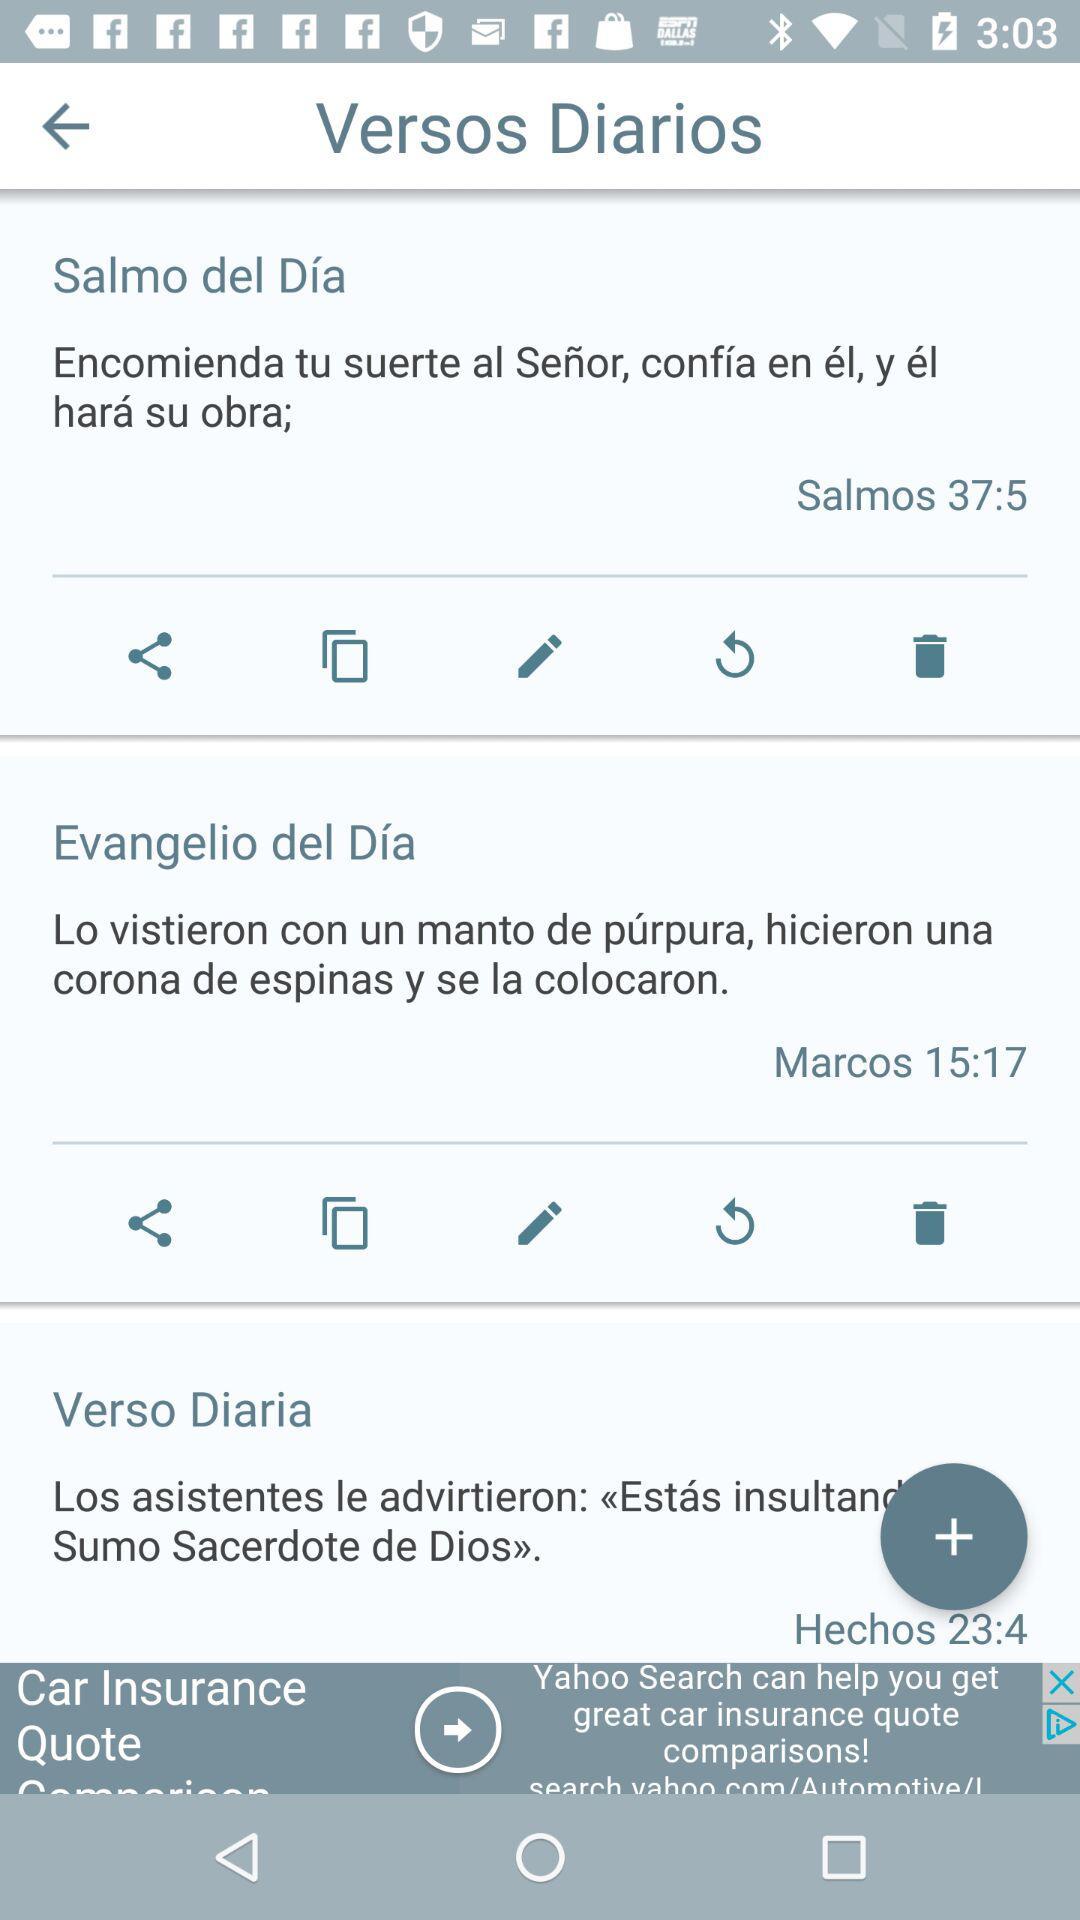  I want to click on icon next to the versos diarios icon, so click(64, 124).